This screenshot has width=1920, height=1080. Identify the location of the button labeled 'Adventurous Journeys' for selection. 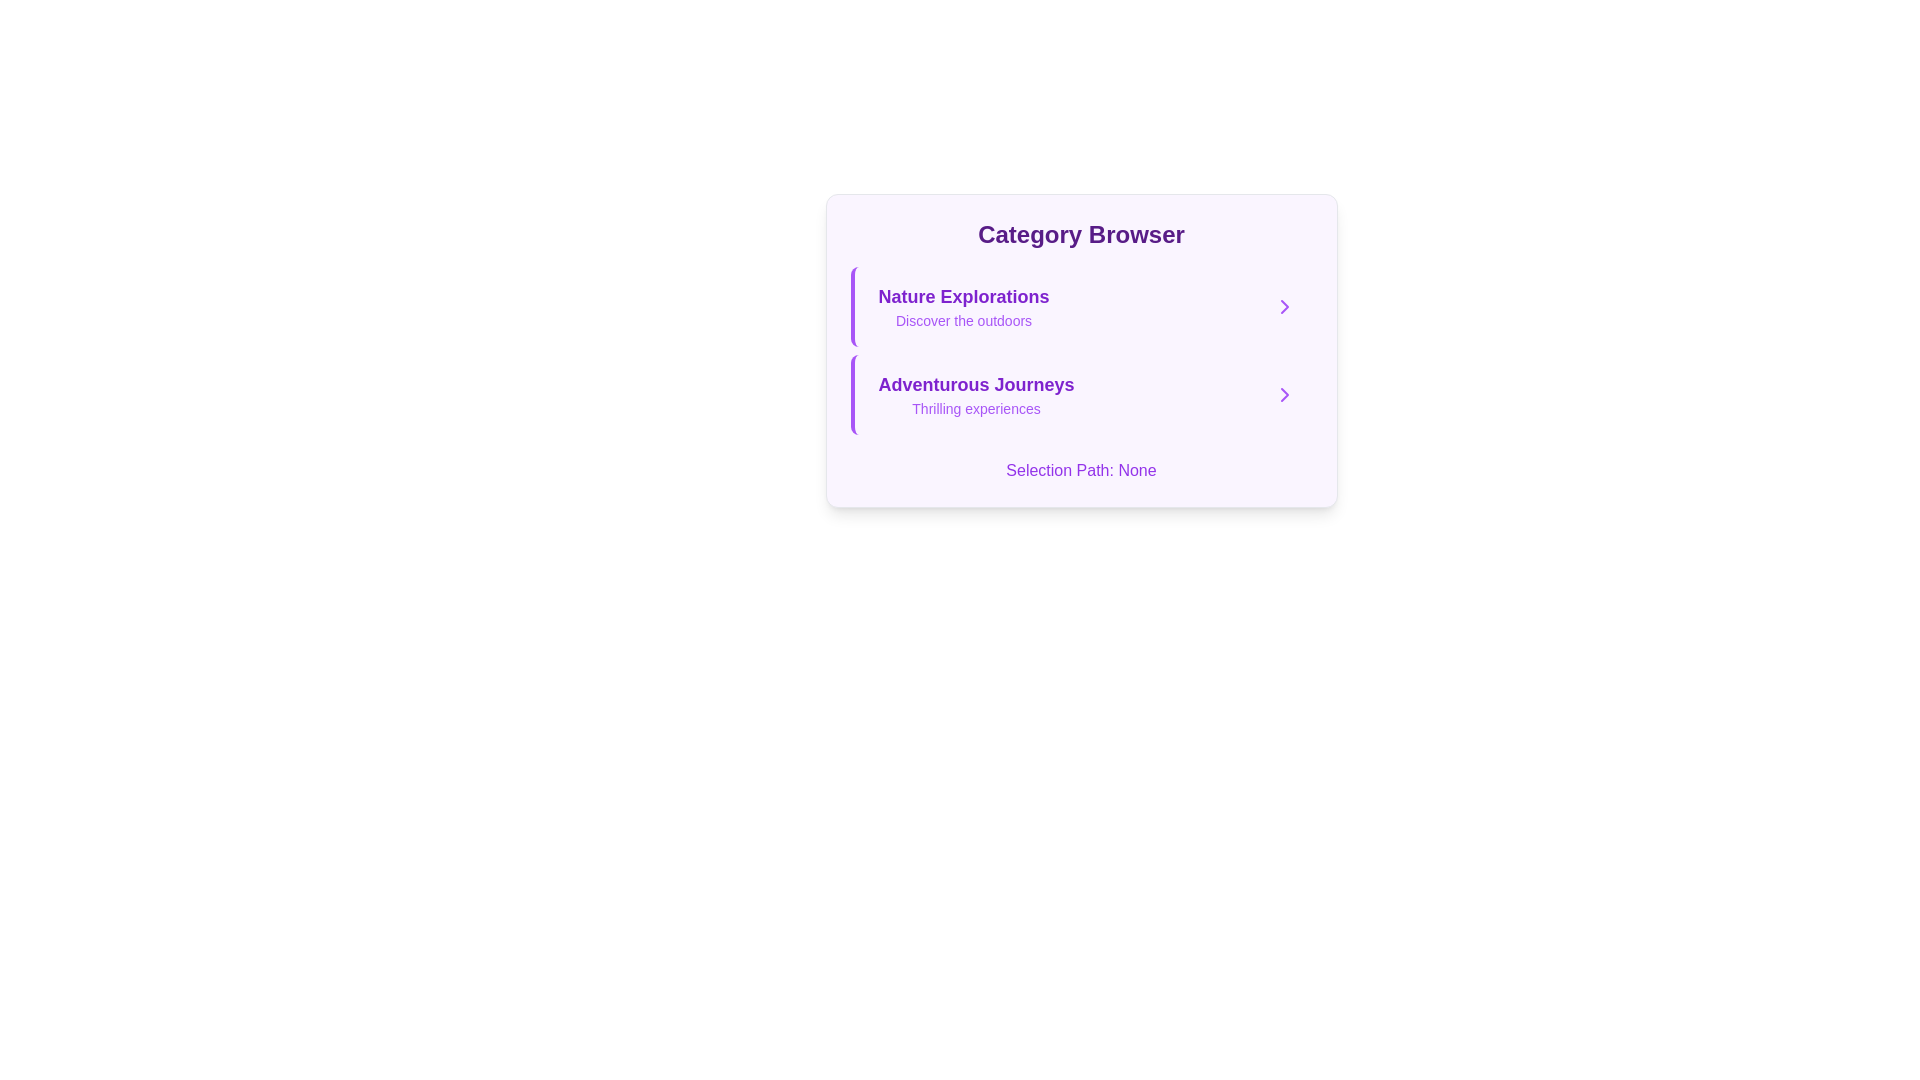
(1080, 394).